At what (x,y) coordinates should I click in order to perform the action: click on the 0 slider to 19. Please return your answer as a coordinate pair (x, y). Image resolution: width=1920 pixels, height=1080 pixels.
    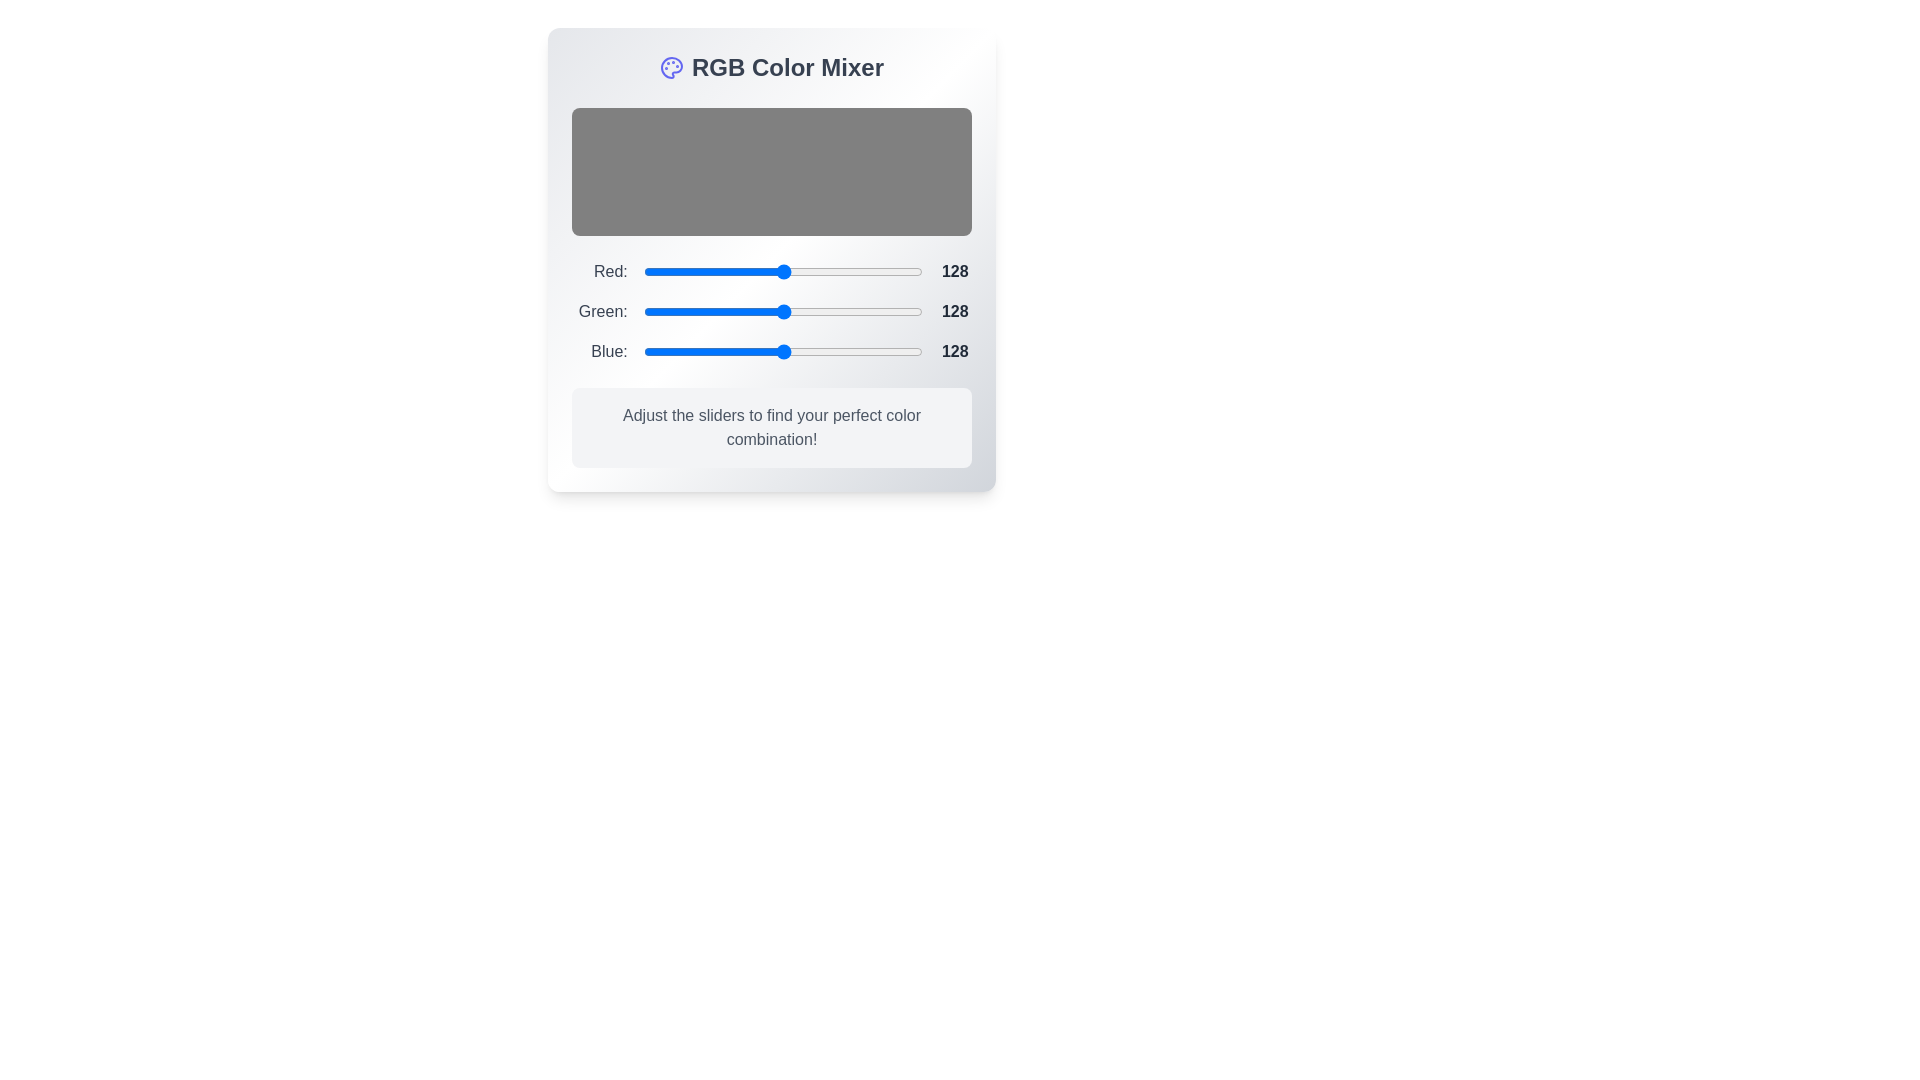
    Looking at the image, I should click on (664, 272).